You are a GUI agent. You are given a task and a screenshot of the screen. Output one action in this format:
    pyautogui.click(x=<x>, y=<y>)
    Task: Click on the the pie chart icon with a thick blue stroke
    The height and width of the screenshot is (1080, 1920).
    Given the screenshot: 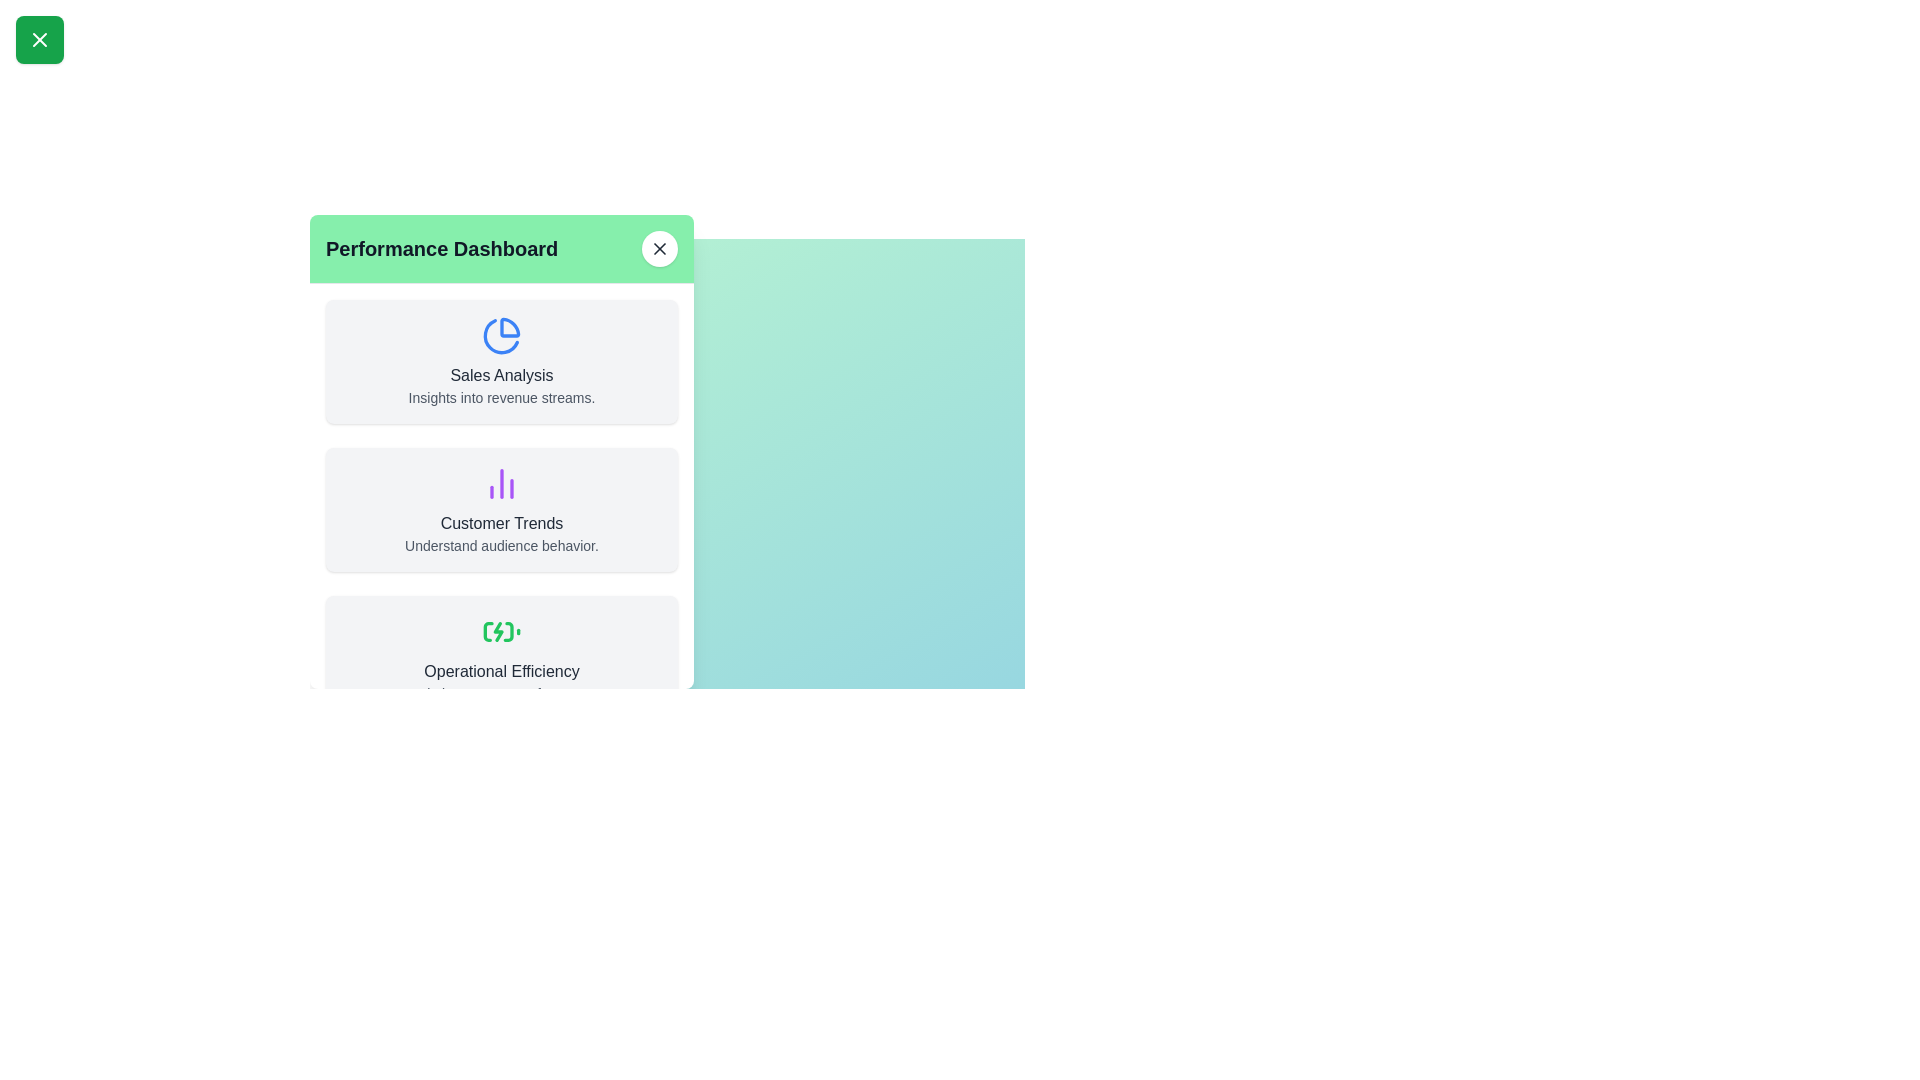 What is the action you would take?
    pyautogui.click(x=502, y=334)
    